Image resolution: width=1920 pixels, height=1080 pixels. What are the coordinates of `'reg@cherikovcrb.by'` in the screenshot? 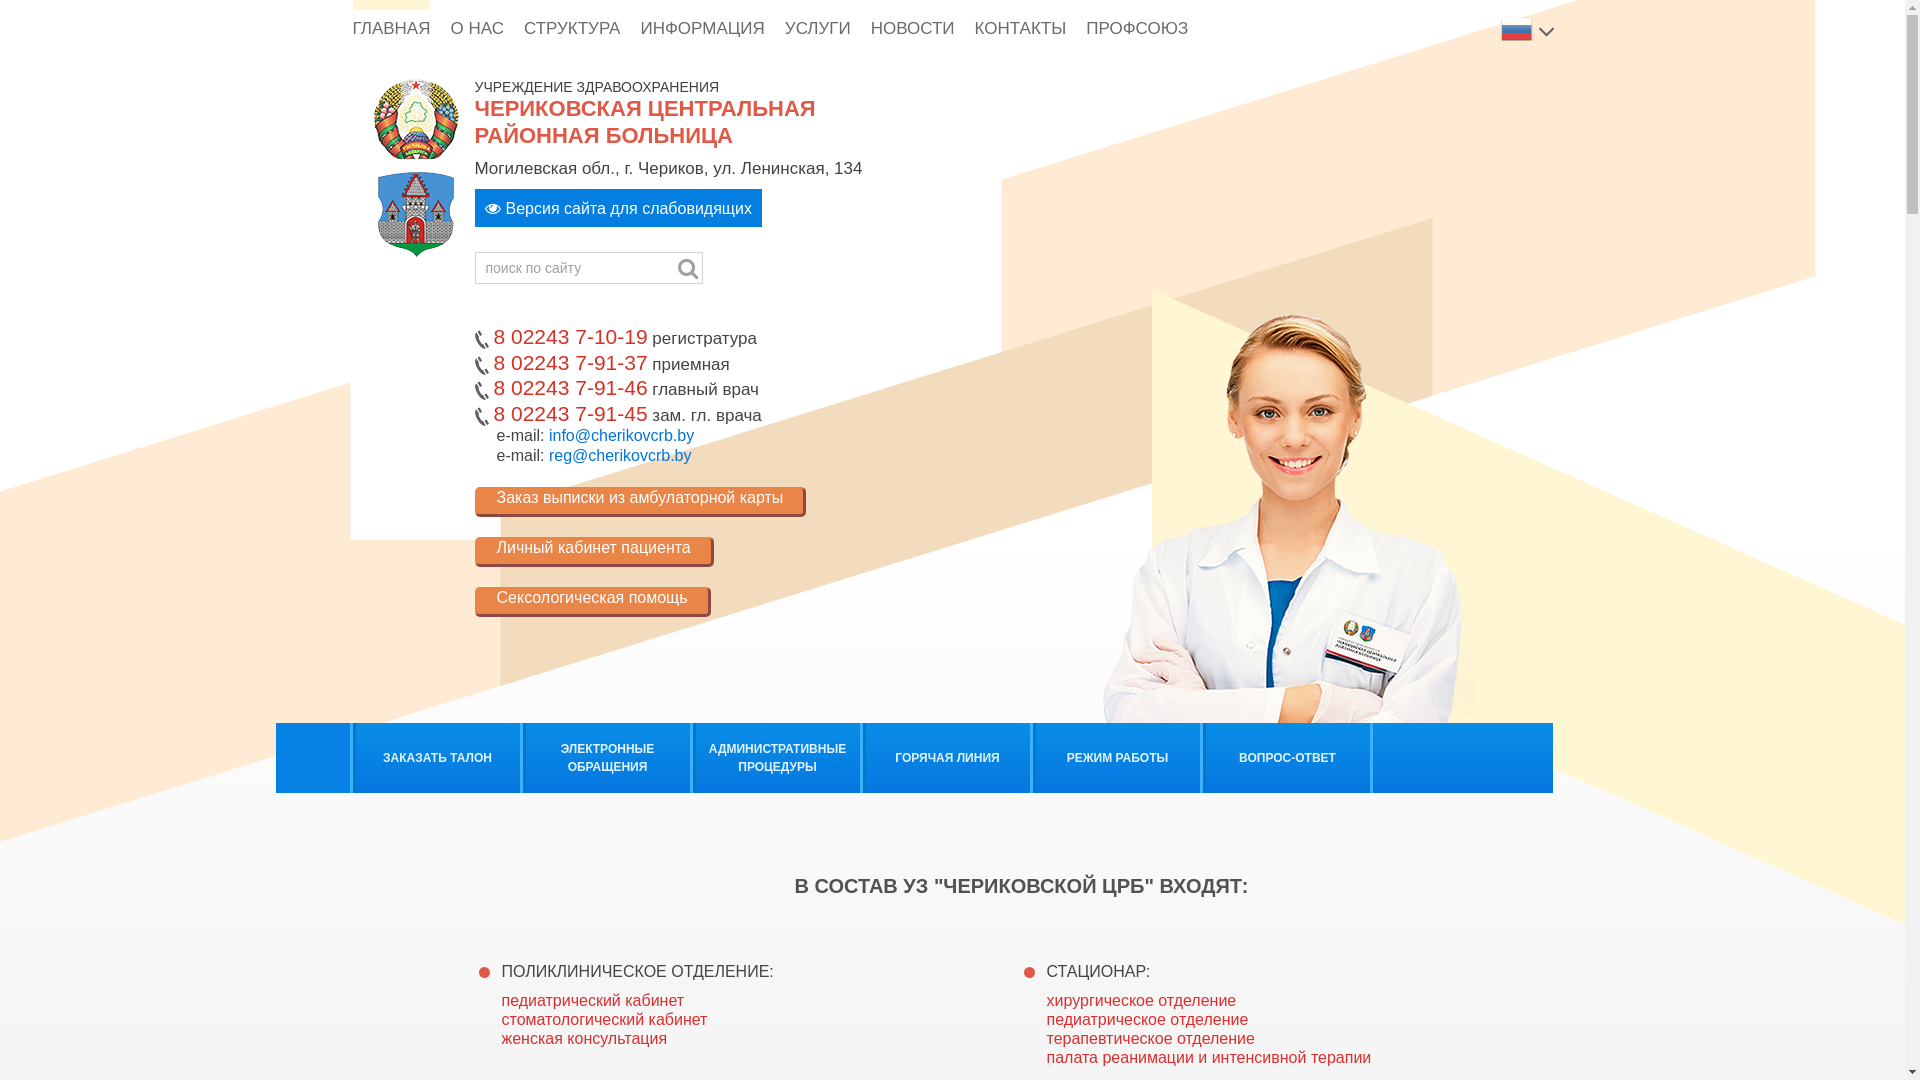 It's located at (619, 455).